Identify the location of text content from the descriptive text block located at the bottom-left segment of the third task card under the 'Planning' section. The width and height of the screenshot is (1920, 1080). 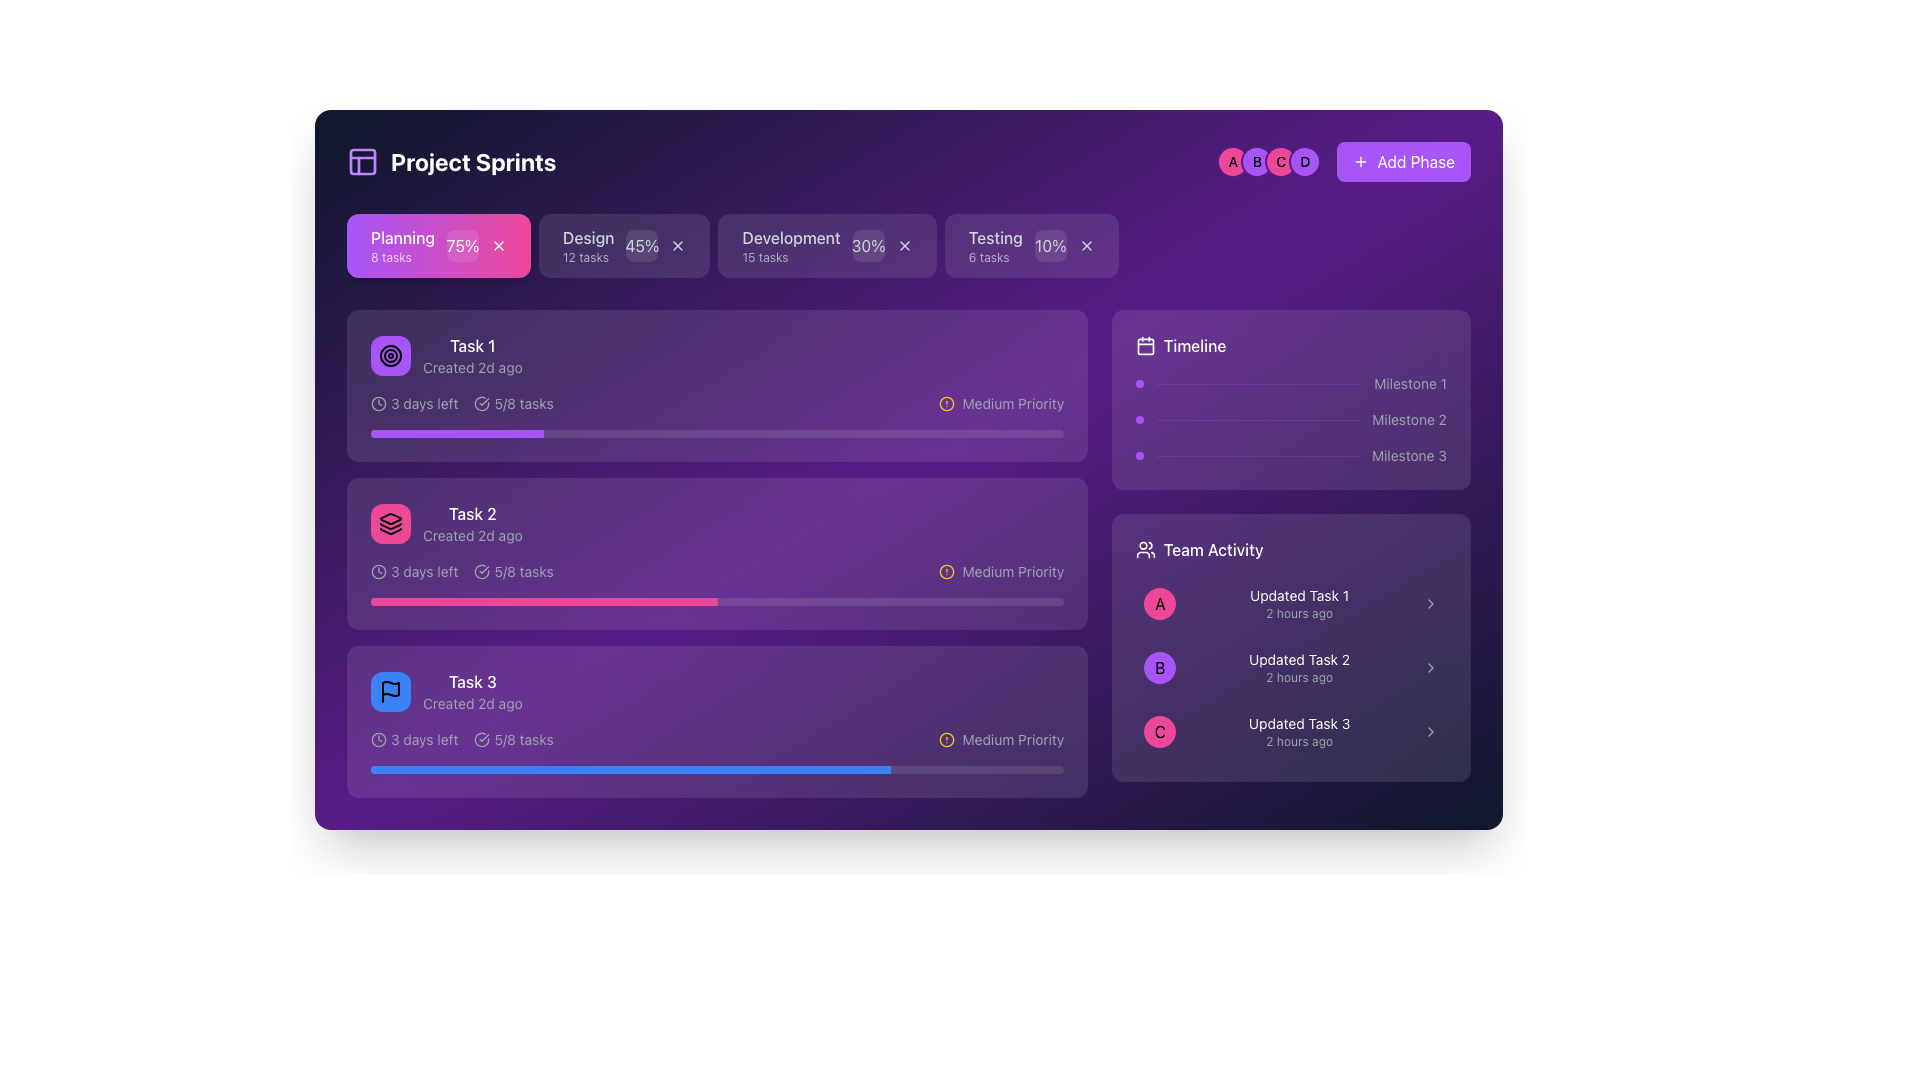
(471, 690).